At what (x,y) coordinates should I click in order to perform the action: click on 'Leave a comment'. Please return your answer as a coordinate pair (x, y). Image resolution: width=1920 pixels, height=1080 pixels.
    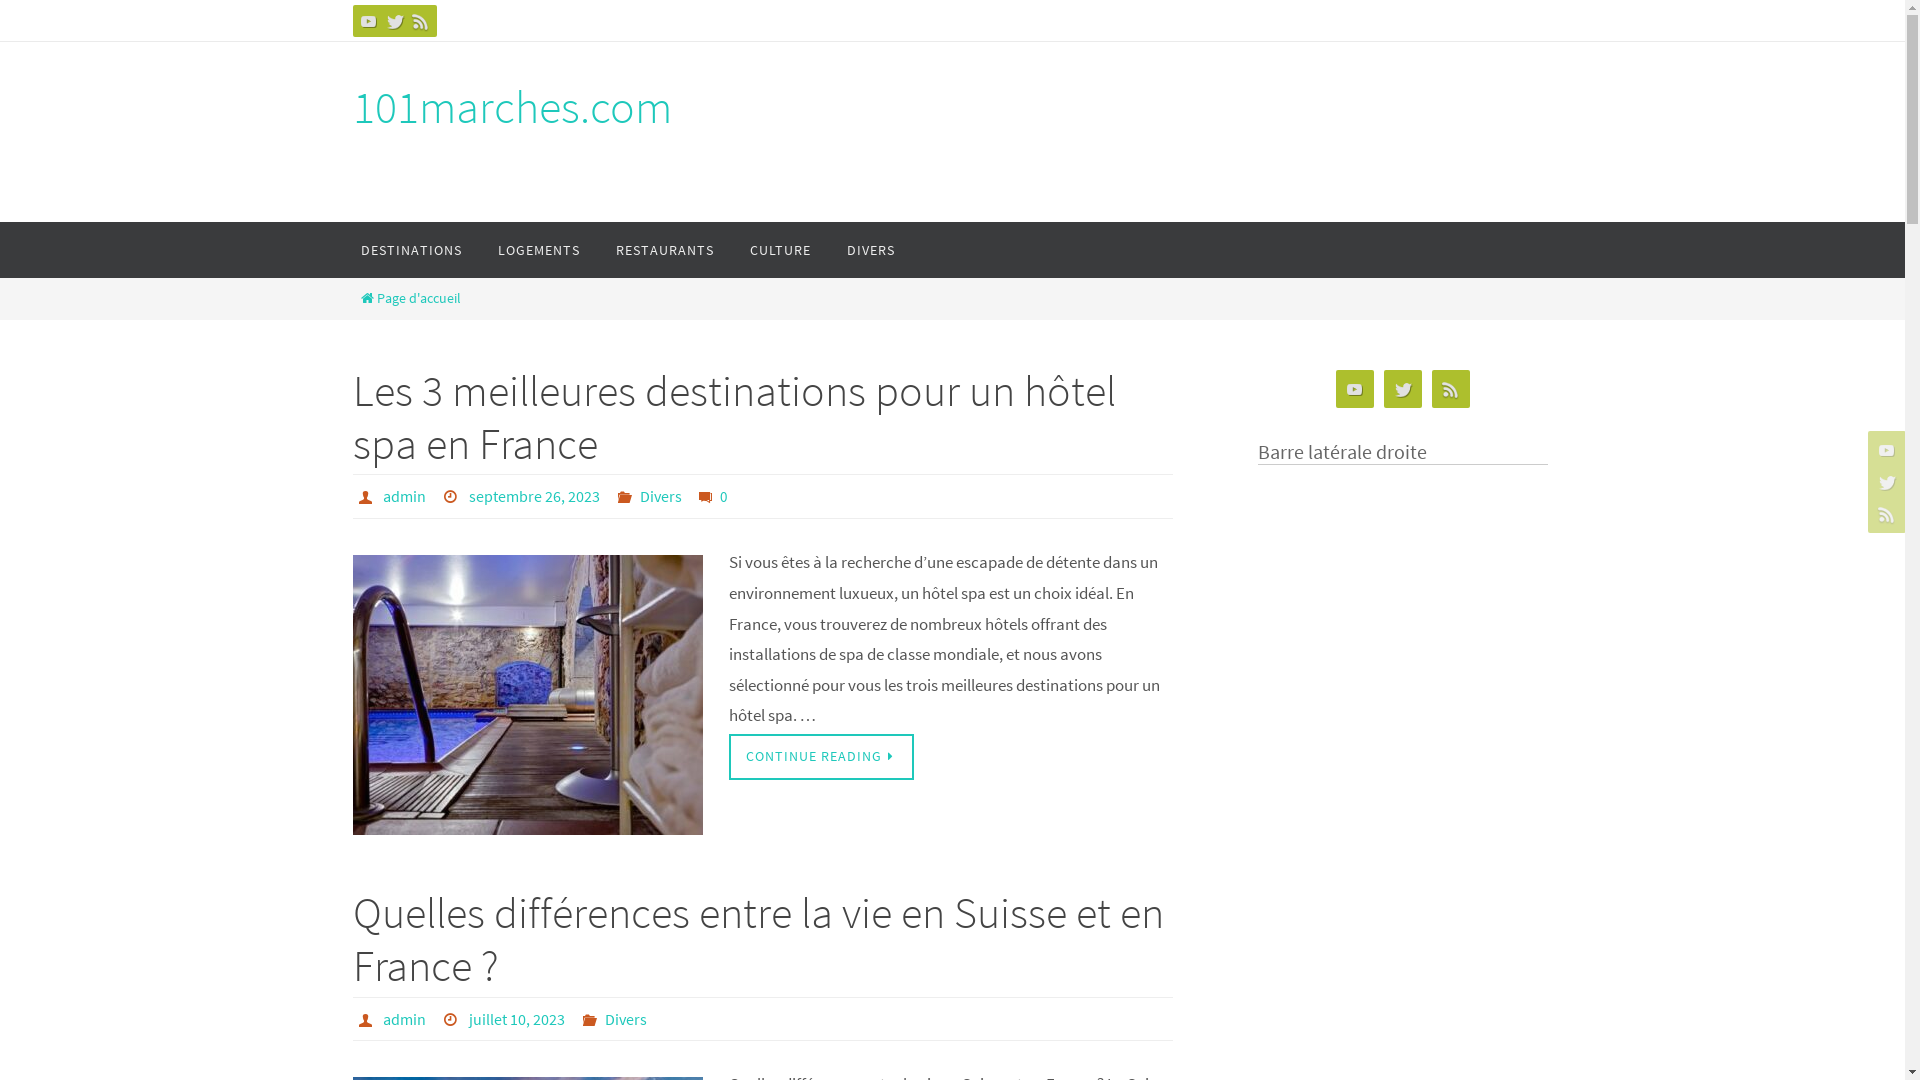
    Looking at the image, I should click on (709, 495).